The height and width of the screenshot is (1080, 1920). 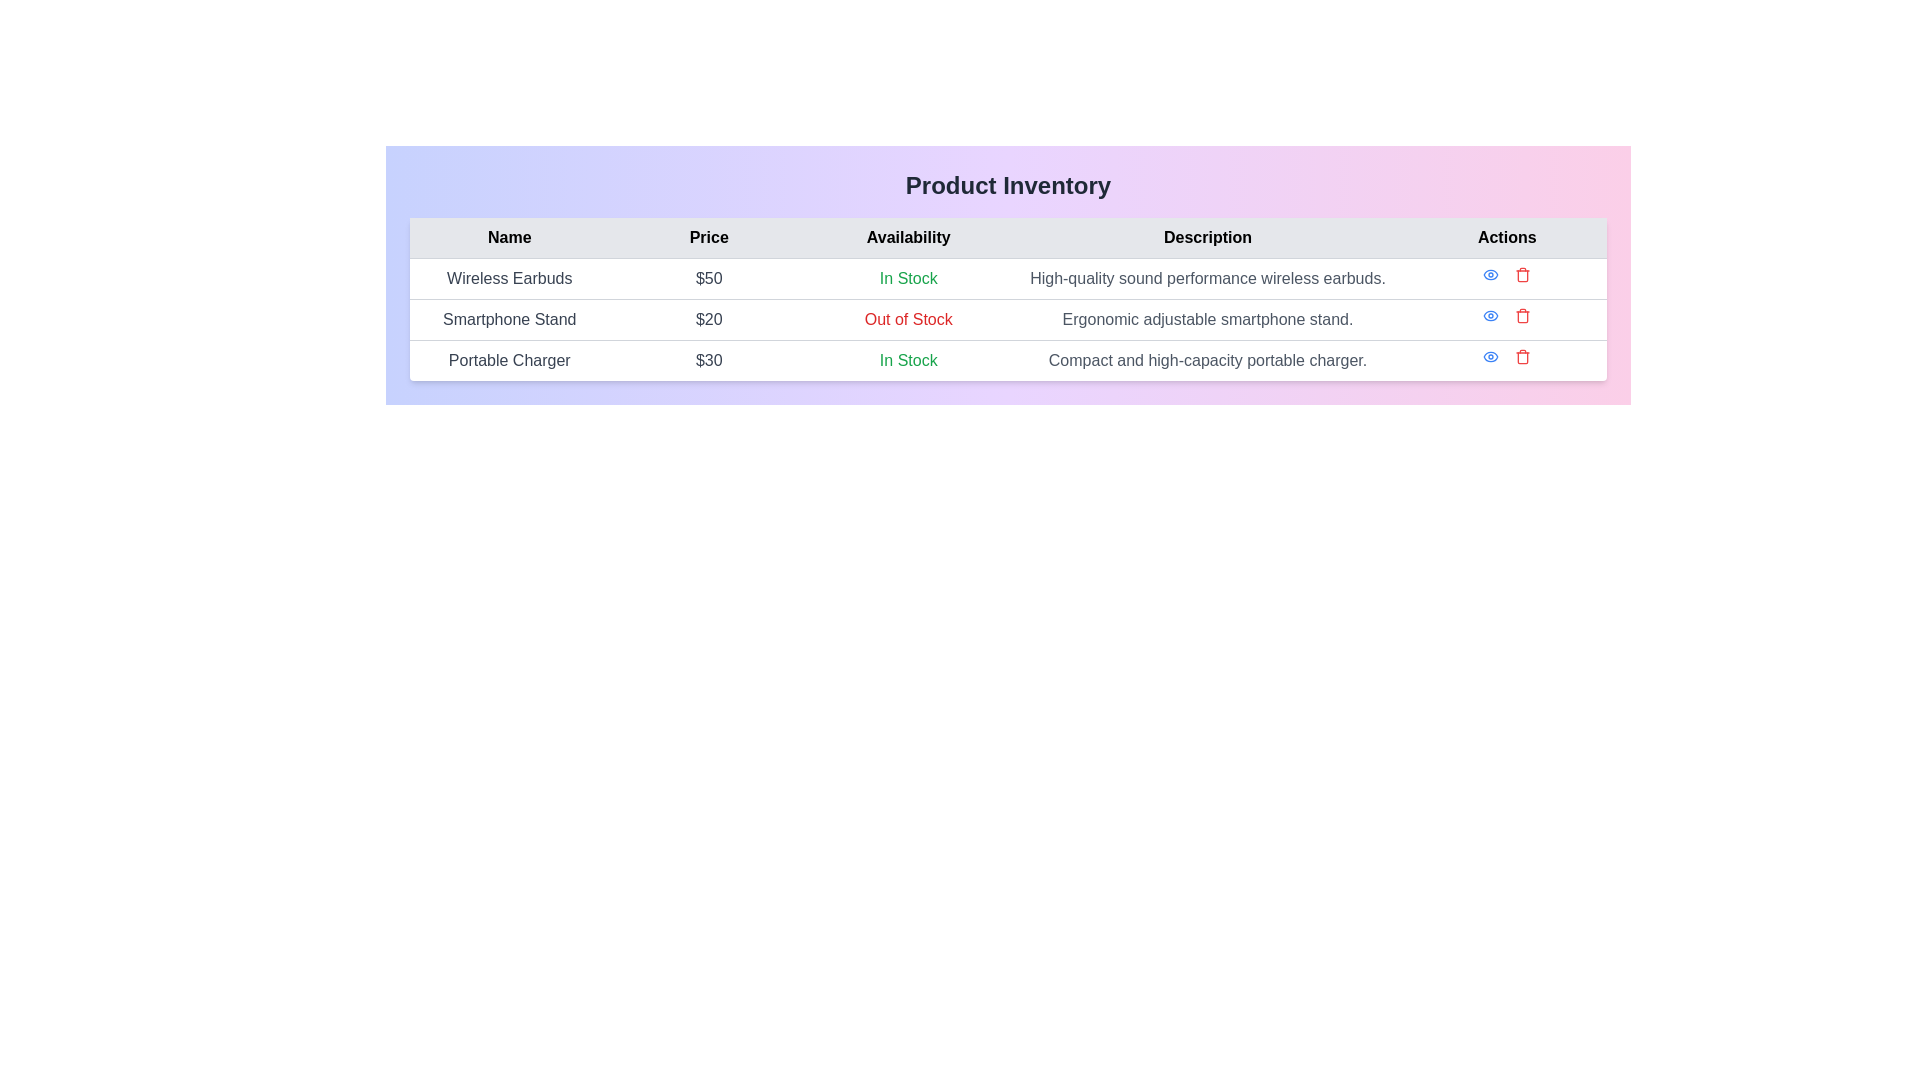 What do you see at coordinates (1008, 360) in the screenshot?
I see `the third row of the structured data table that contains details about the product 'Portable Charger'` at bounding box center [1008, 360].